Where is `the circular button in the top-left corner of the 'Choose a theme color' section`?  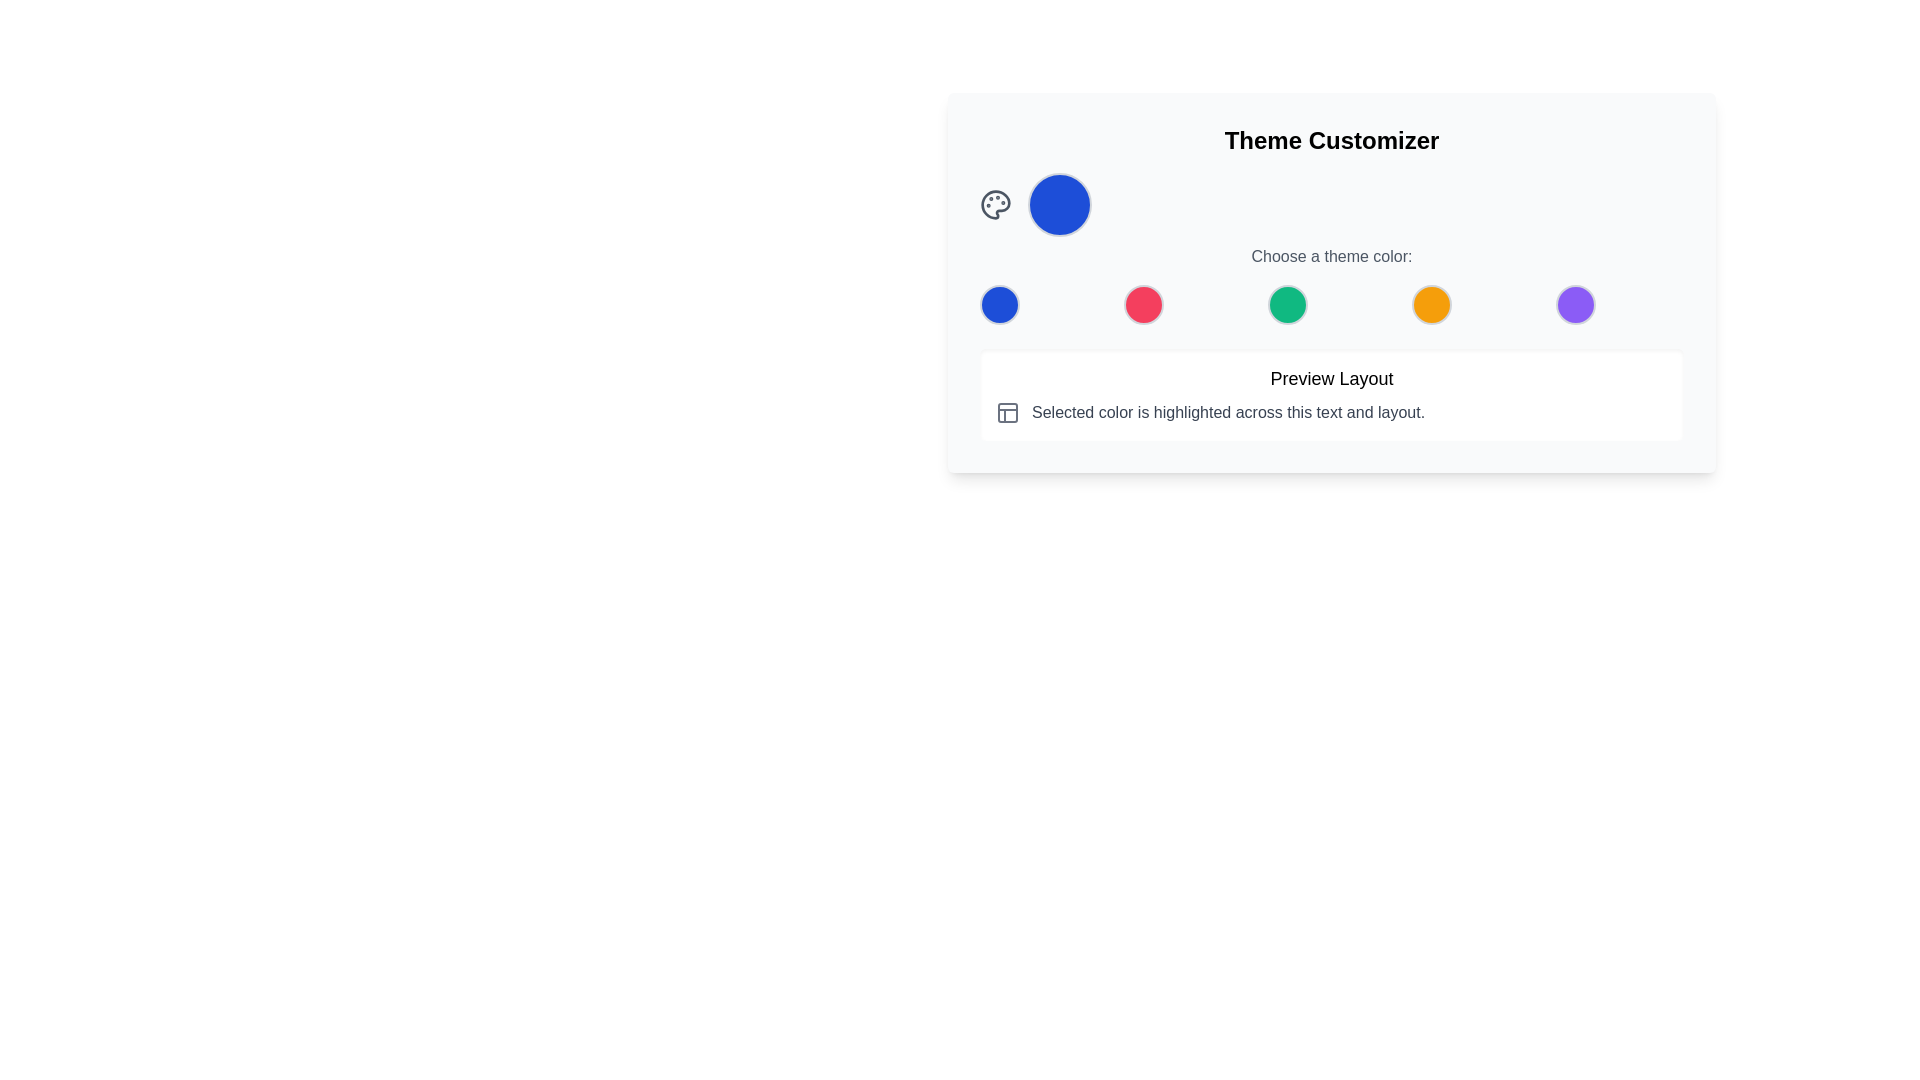
the circular button in the top-left corner of the 'Choose a theme color' section is located at coordinates (999, 304).